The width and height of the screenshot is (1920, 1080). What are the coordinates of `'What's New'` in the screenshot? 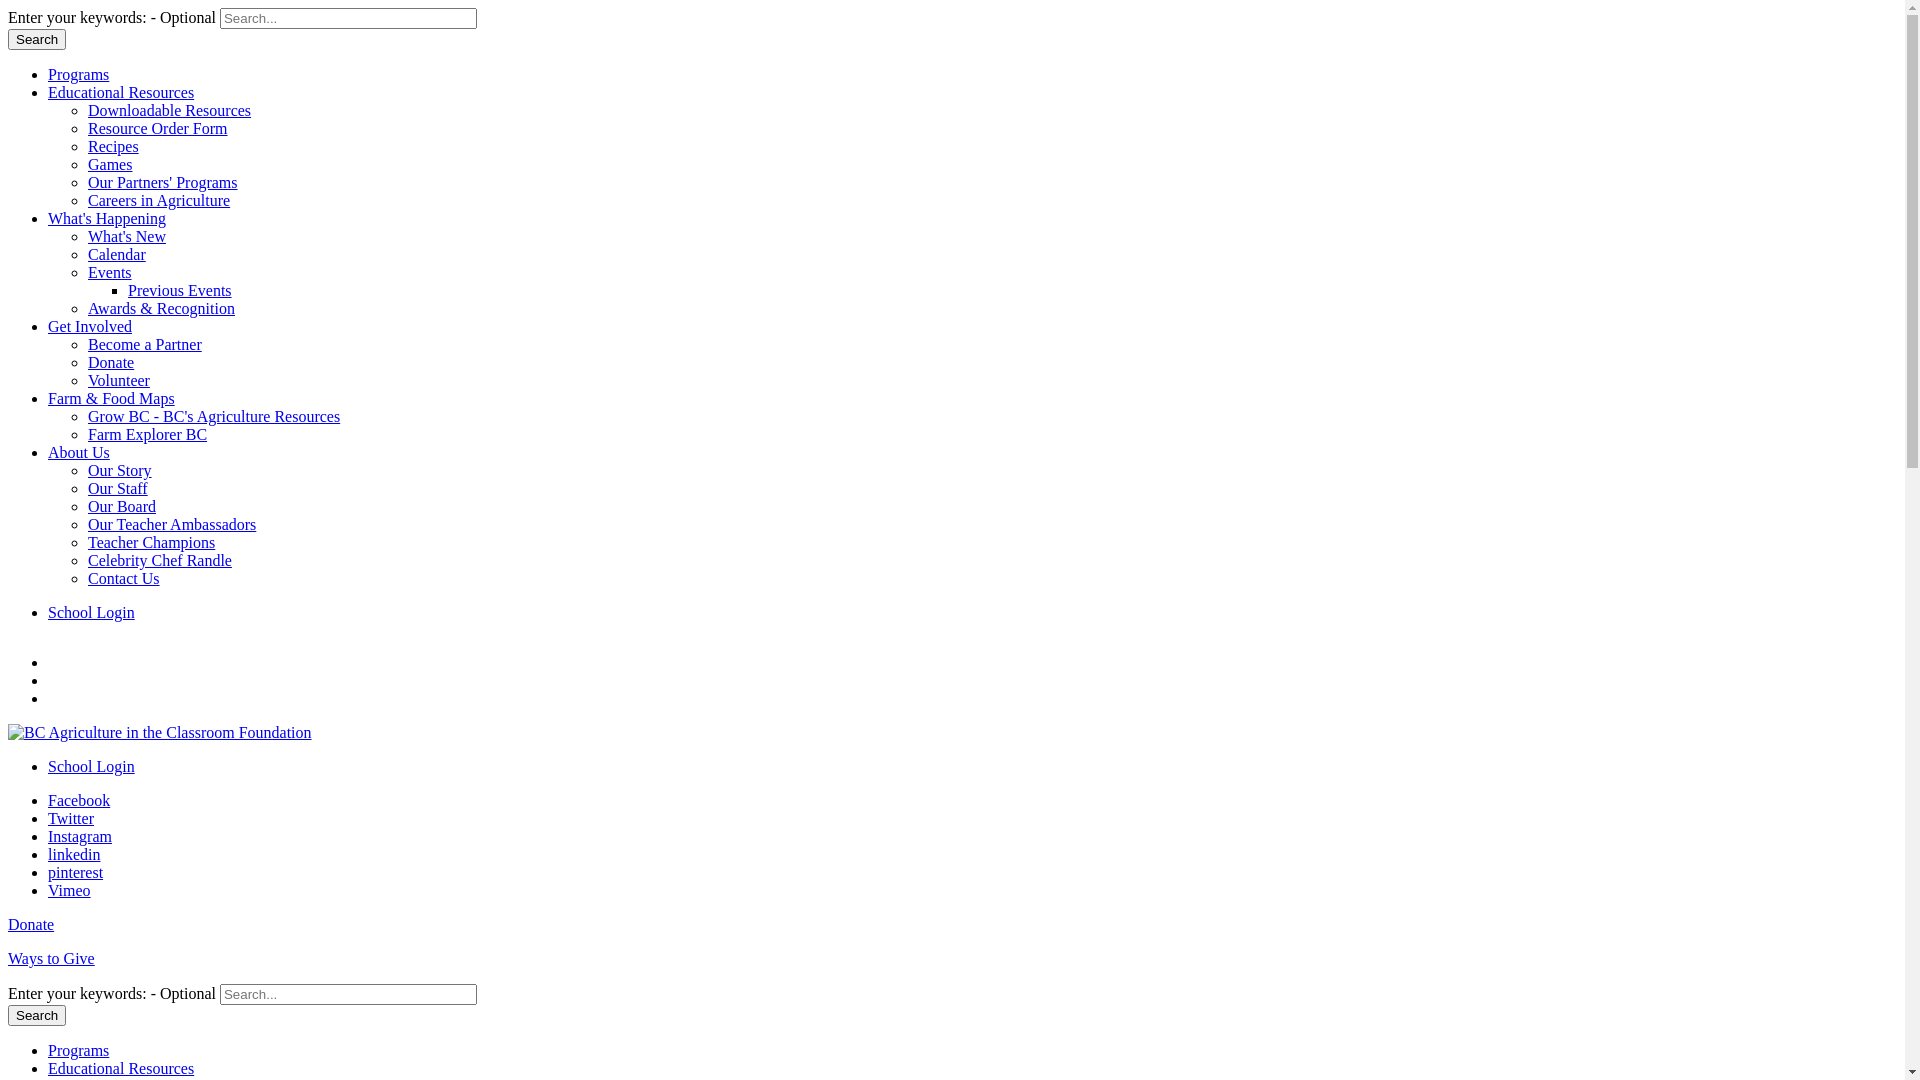 It's located at (125, 235).